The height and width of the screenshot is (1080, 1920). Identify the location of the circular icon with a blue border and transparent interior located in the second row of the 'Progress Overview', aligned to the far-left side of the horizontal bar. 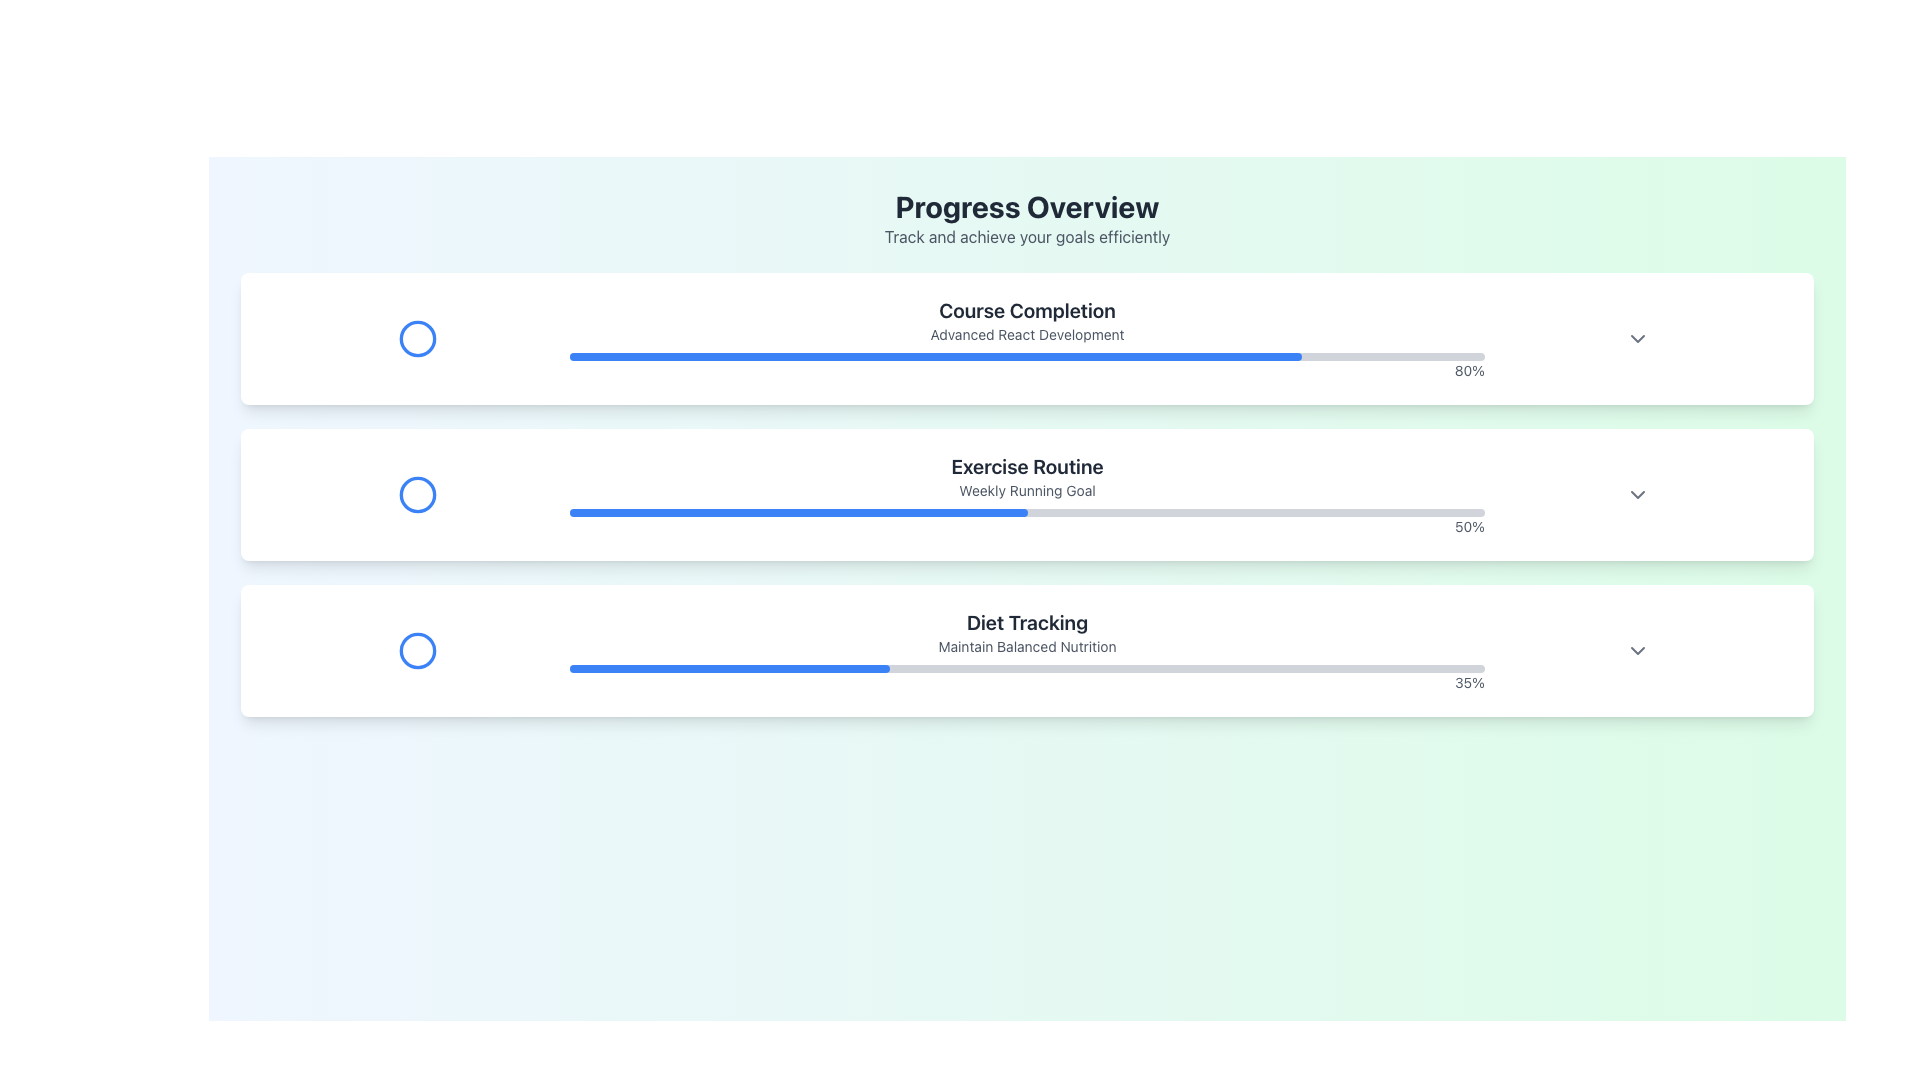
(416, 494).